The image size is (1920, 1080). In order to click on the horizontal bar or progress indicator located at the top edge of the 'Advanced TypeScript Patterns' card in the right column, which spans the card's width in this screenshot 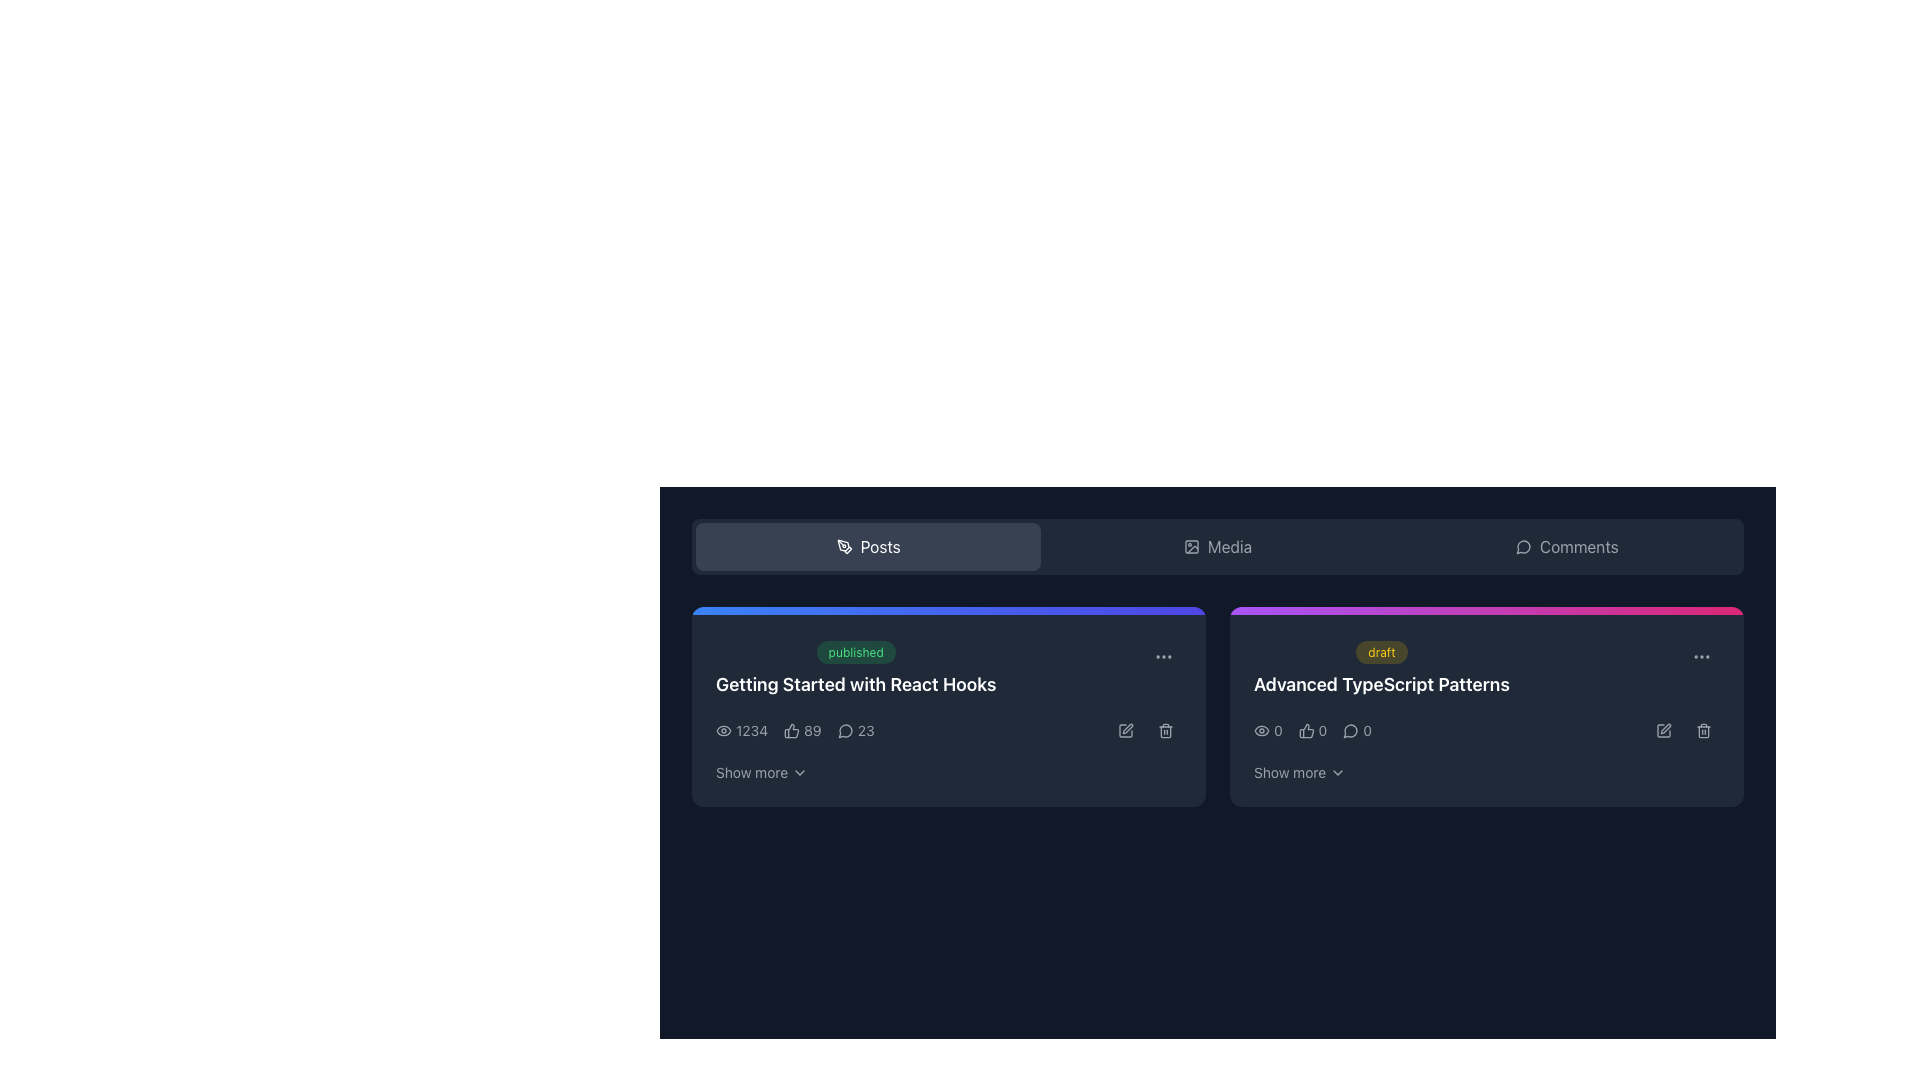, I will do `click(1487, 609)`.